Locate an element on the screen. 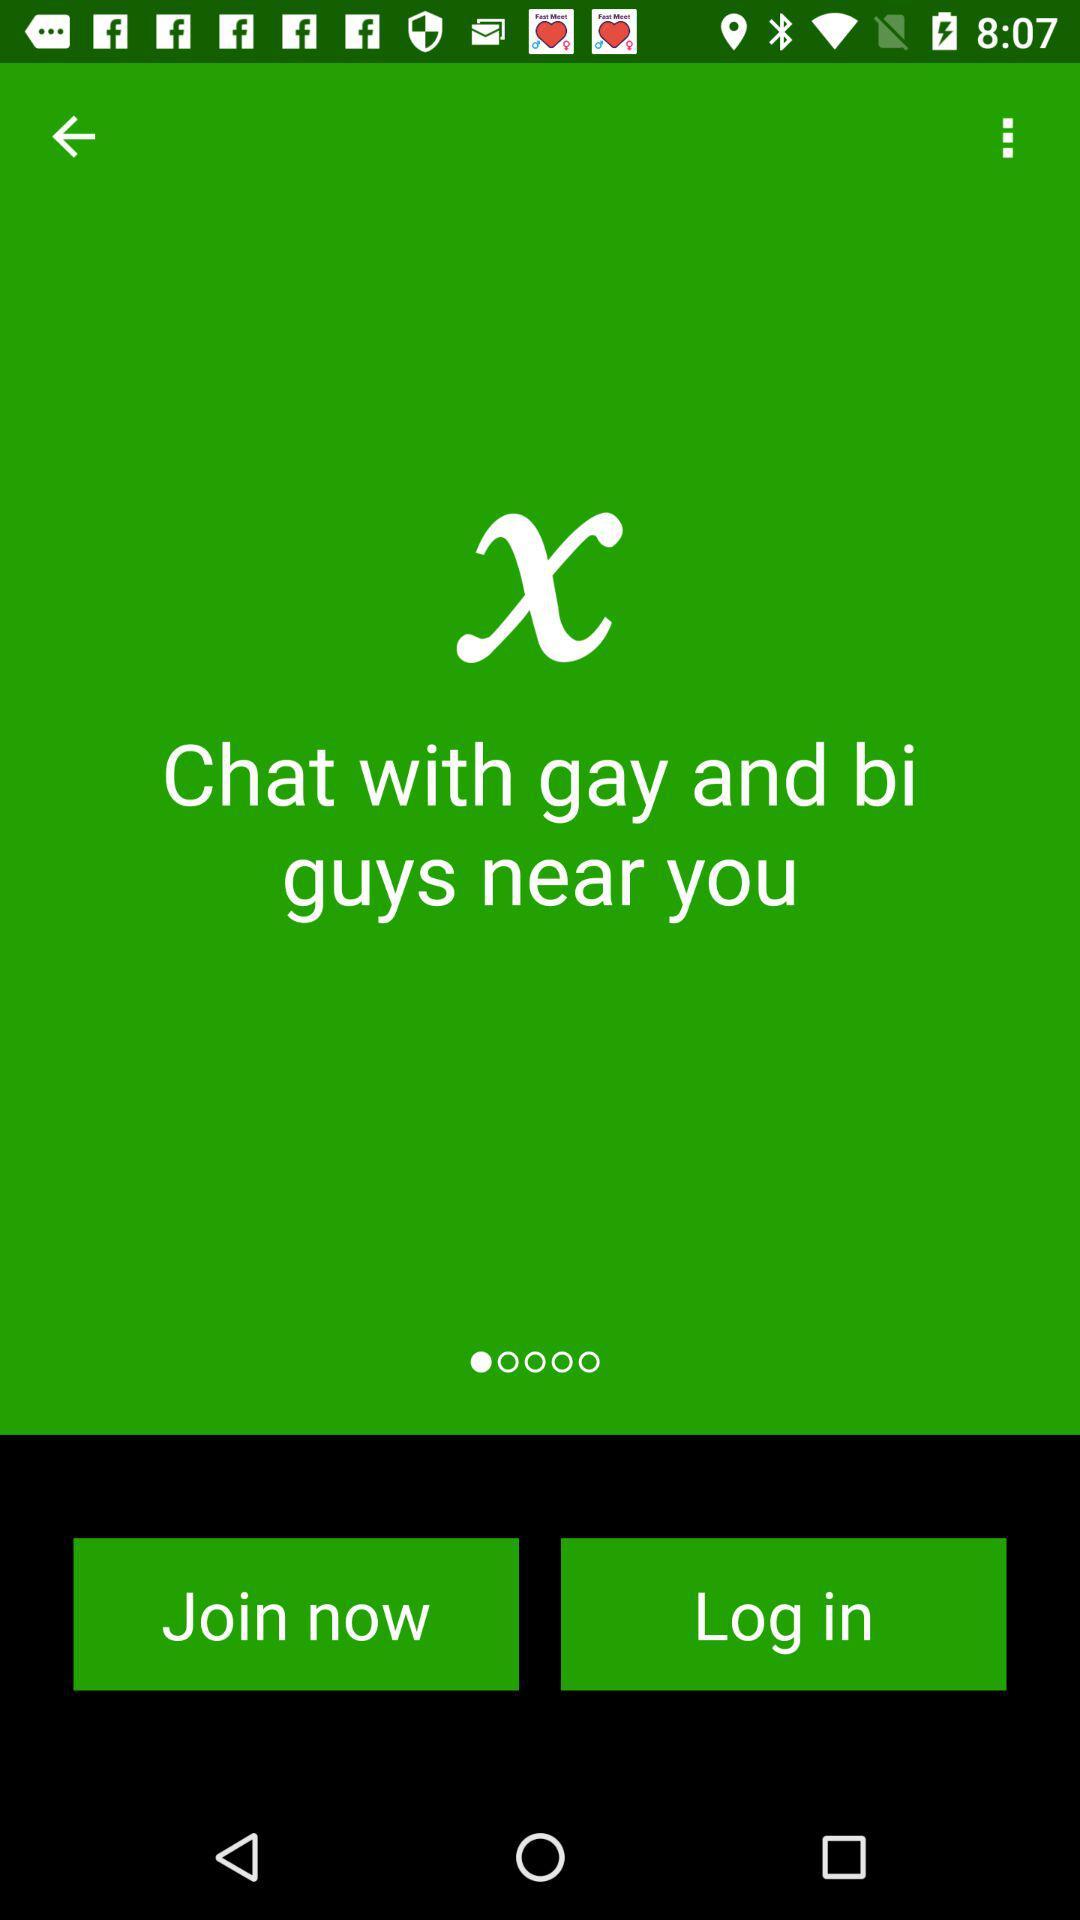  item at the top left corner is located at coordinates (72, 135).